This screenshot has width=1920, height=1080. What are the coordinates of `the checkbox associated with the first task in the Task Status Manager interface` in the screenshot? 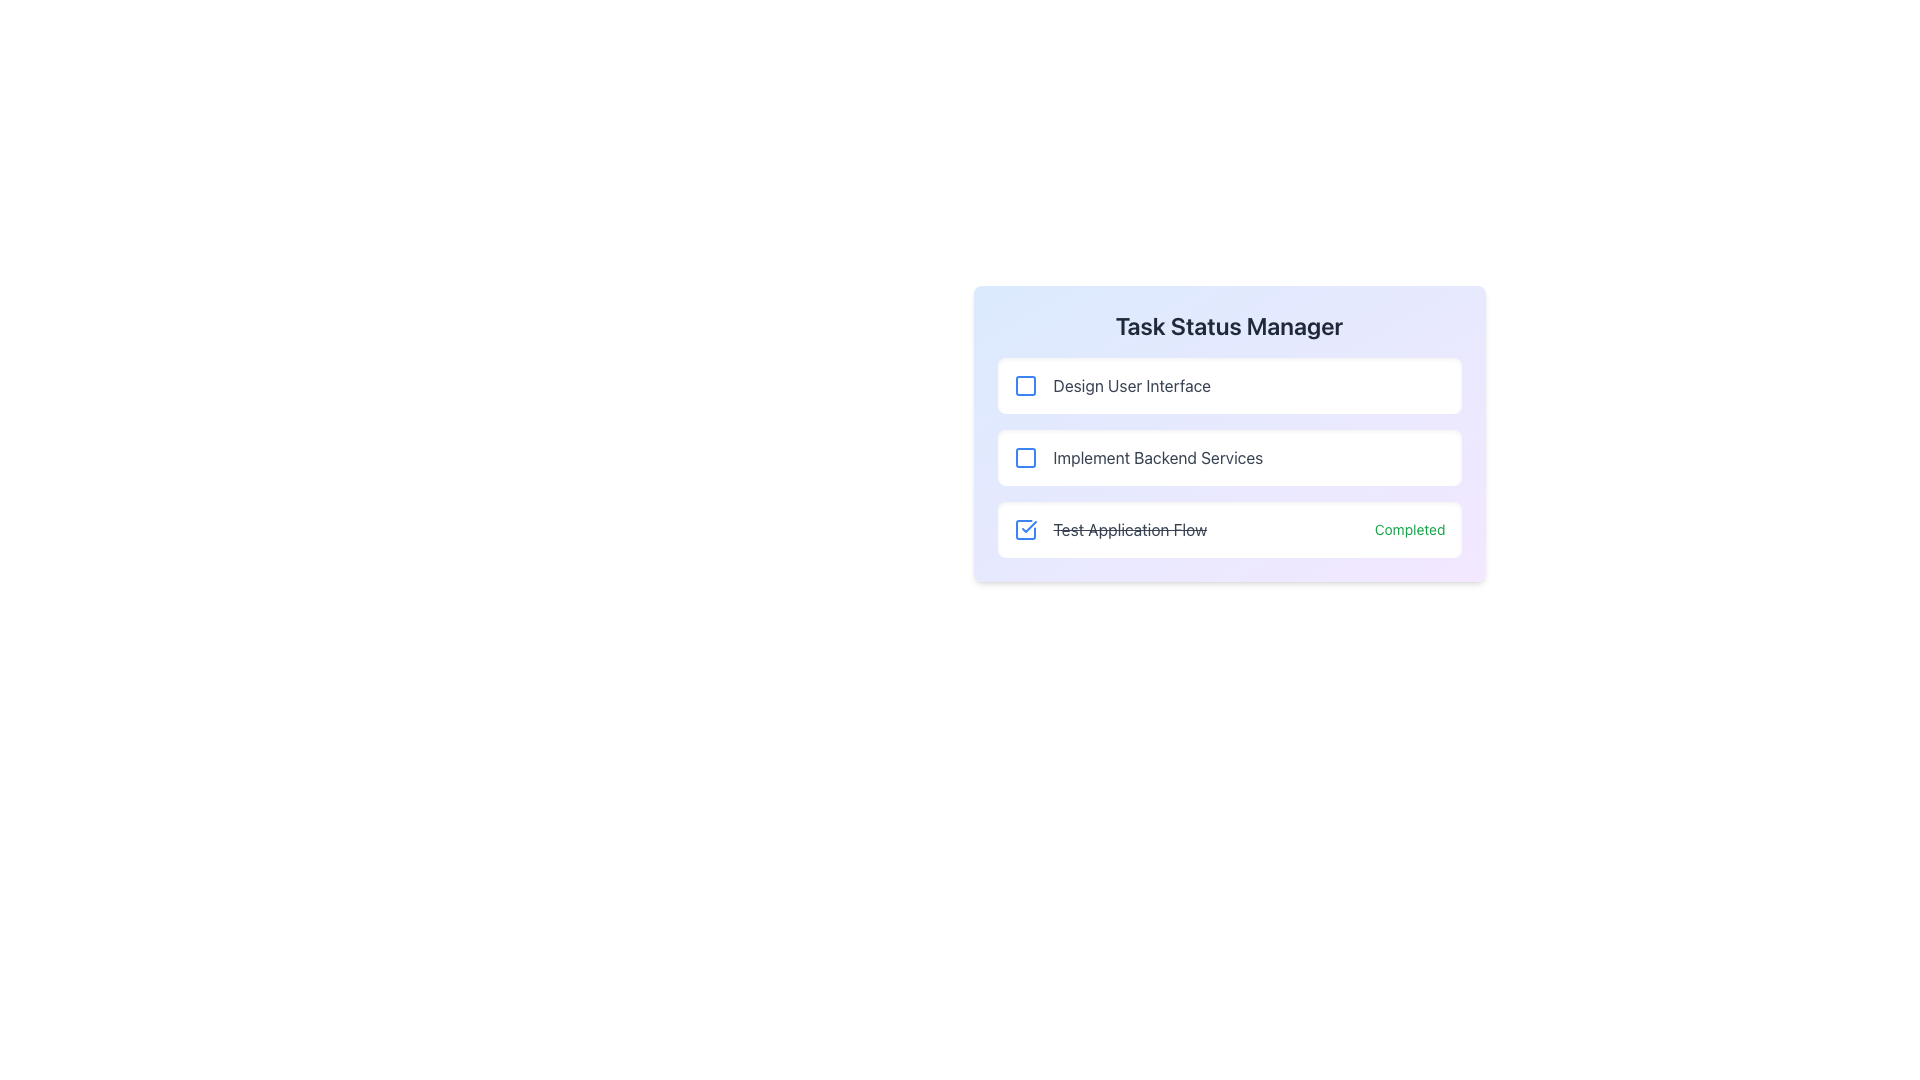 It's located at (1111, 385).